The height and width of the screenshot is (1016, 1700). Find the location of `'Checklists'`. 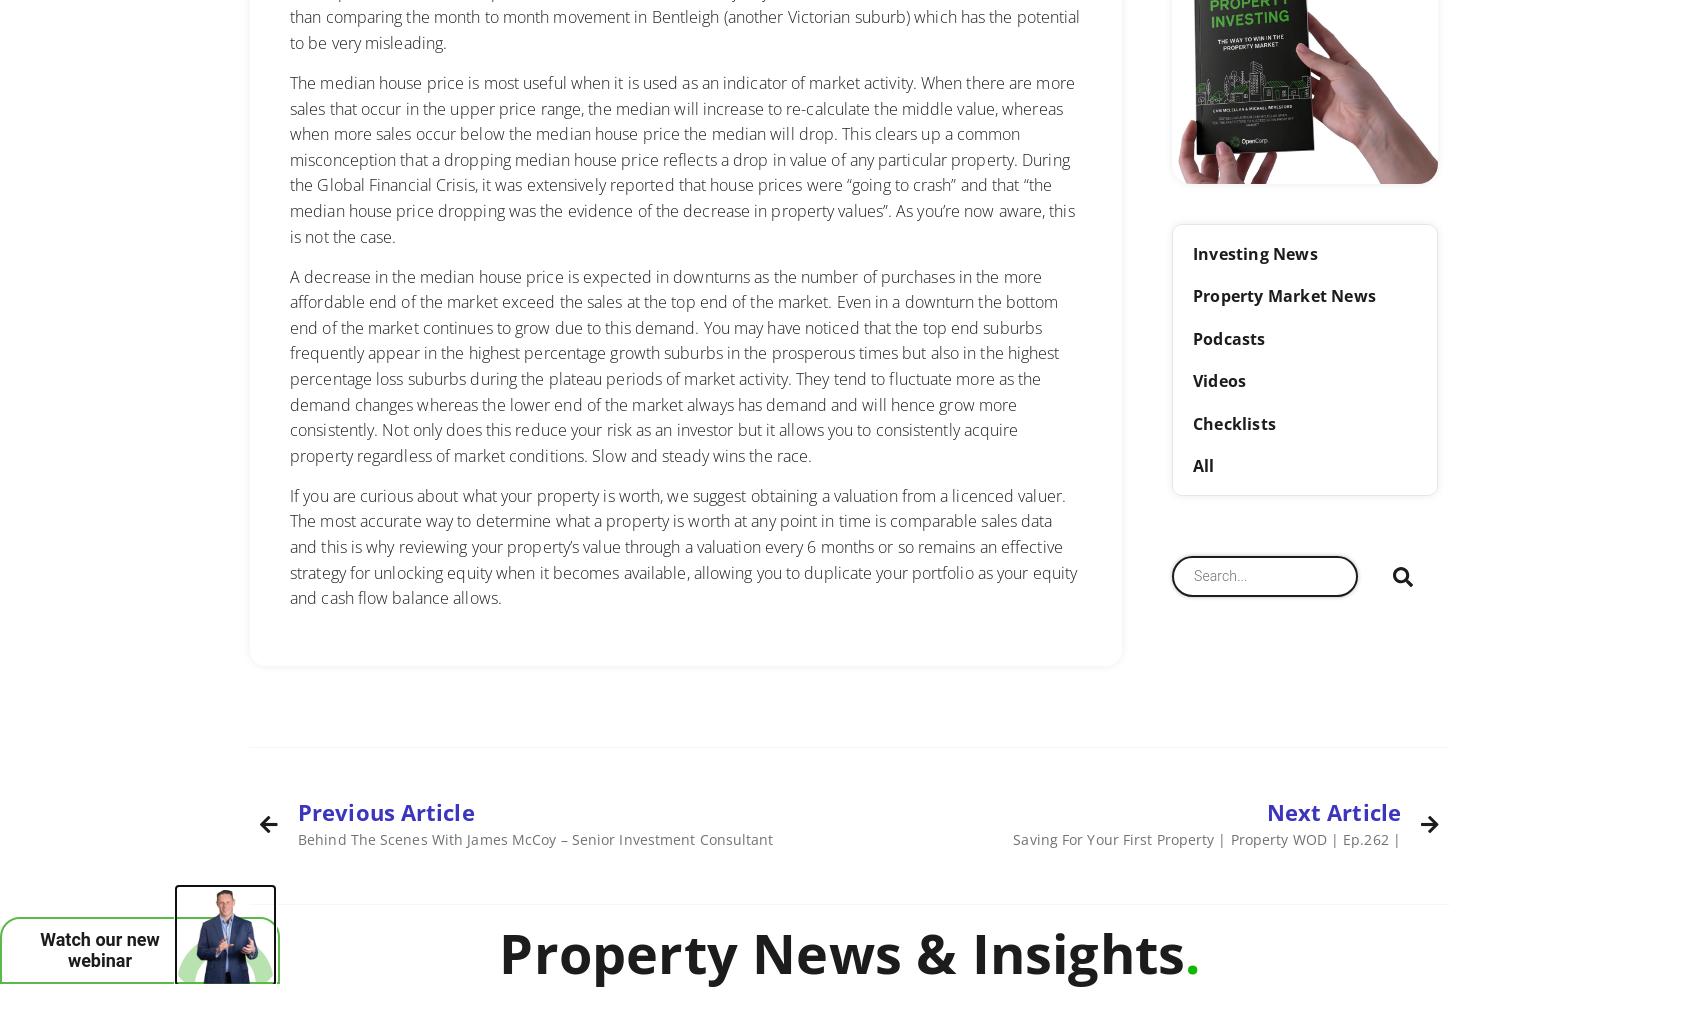

'Checklists' is located at coordinates (1233, 421).